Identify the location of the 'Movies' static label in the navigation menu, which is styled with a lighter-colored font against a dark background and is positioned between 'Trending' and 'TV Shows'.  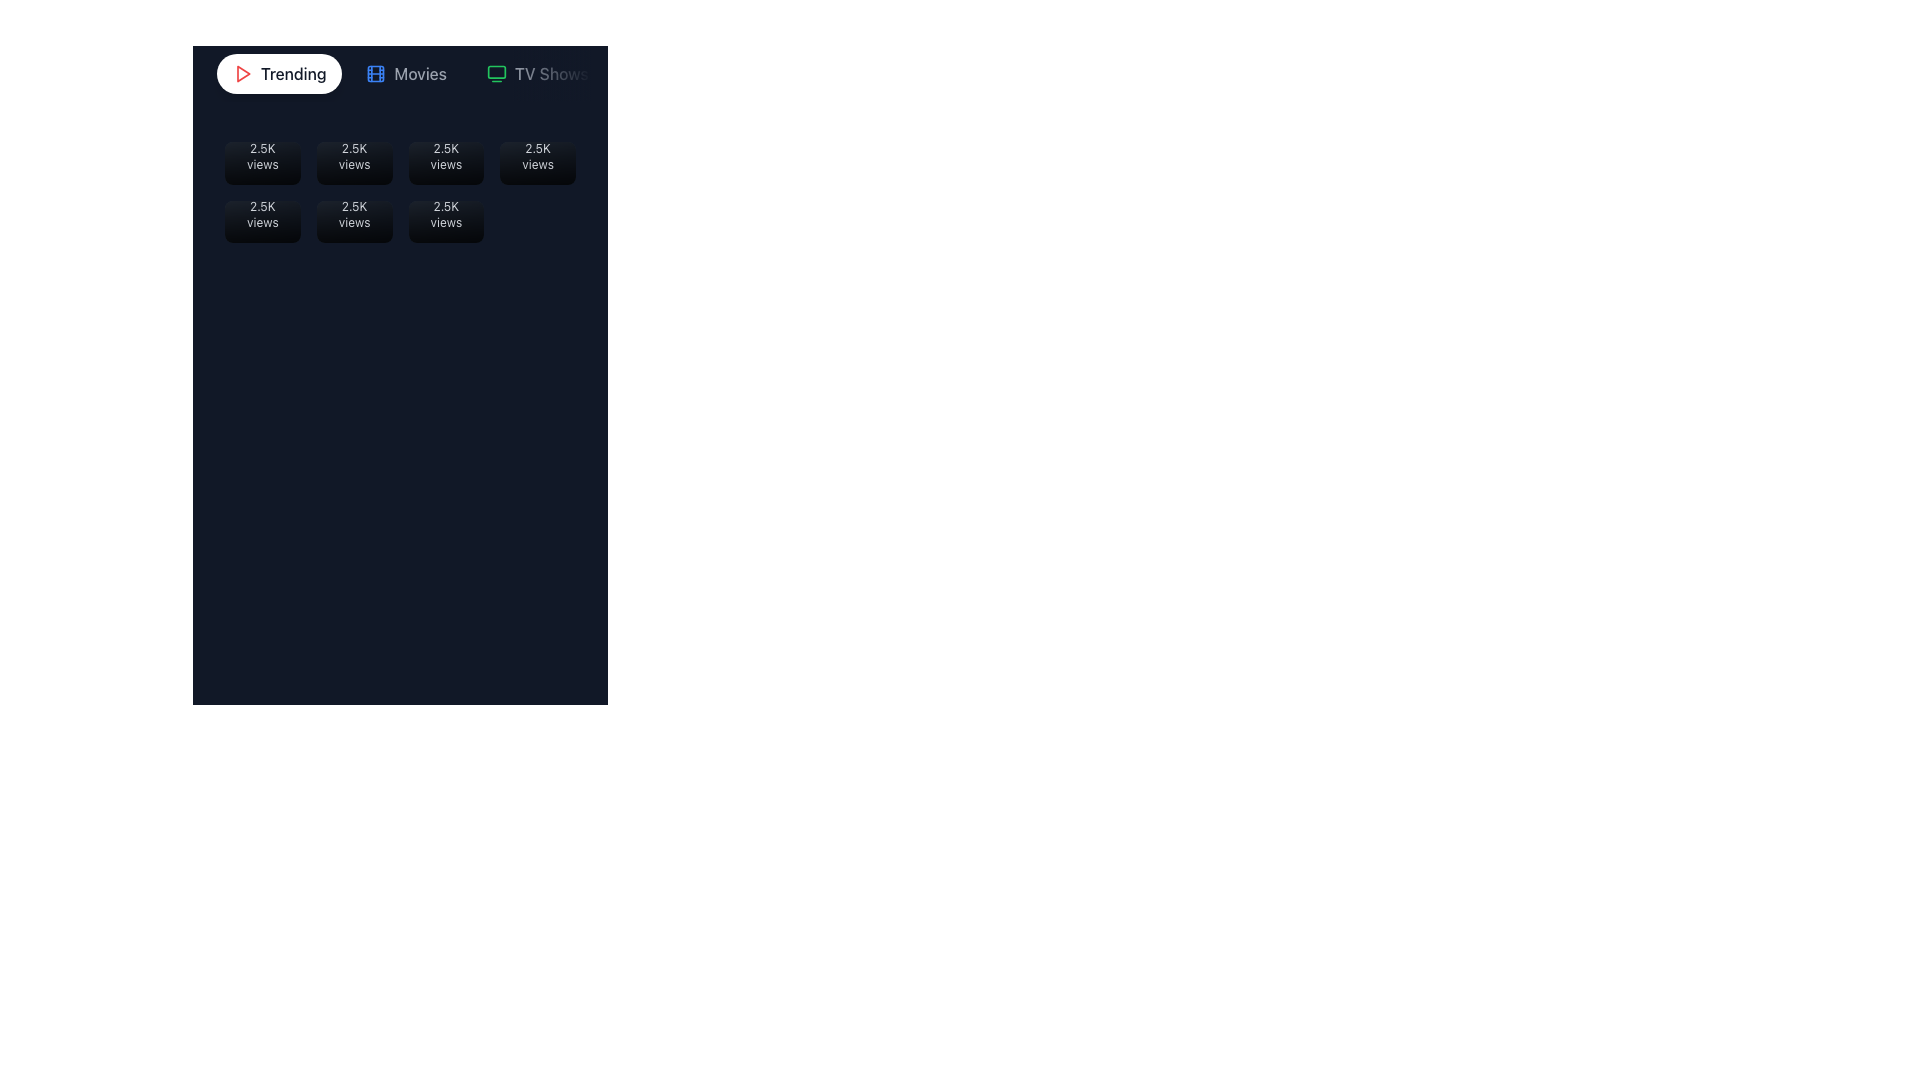
(419, 72).